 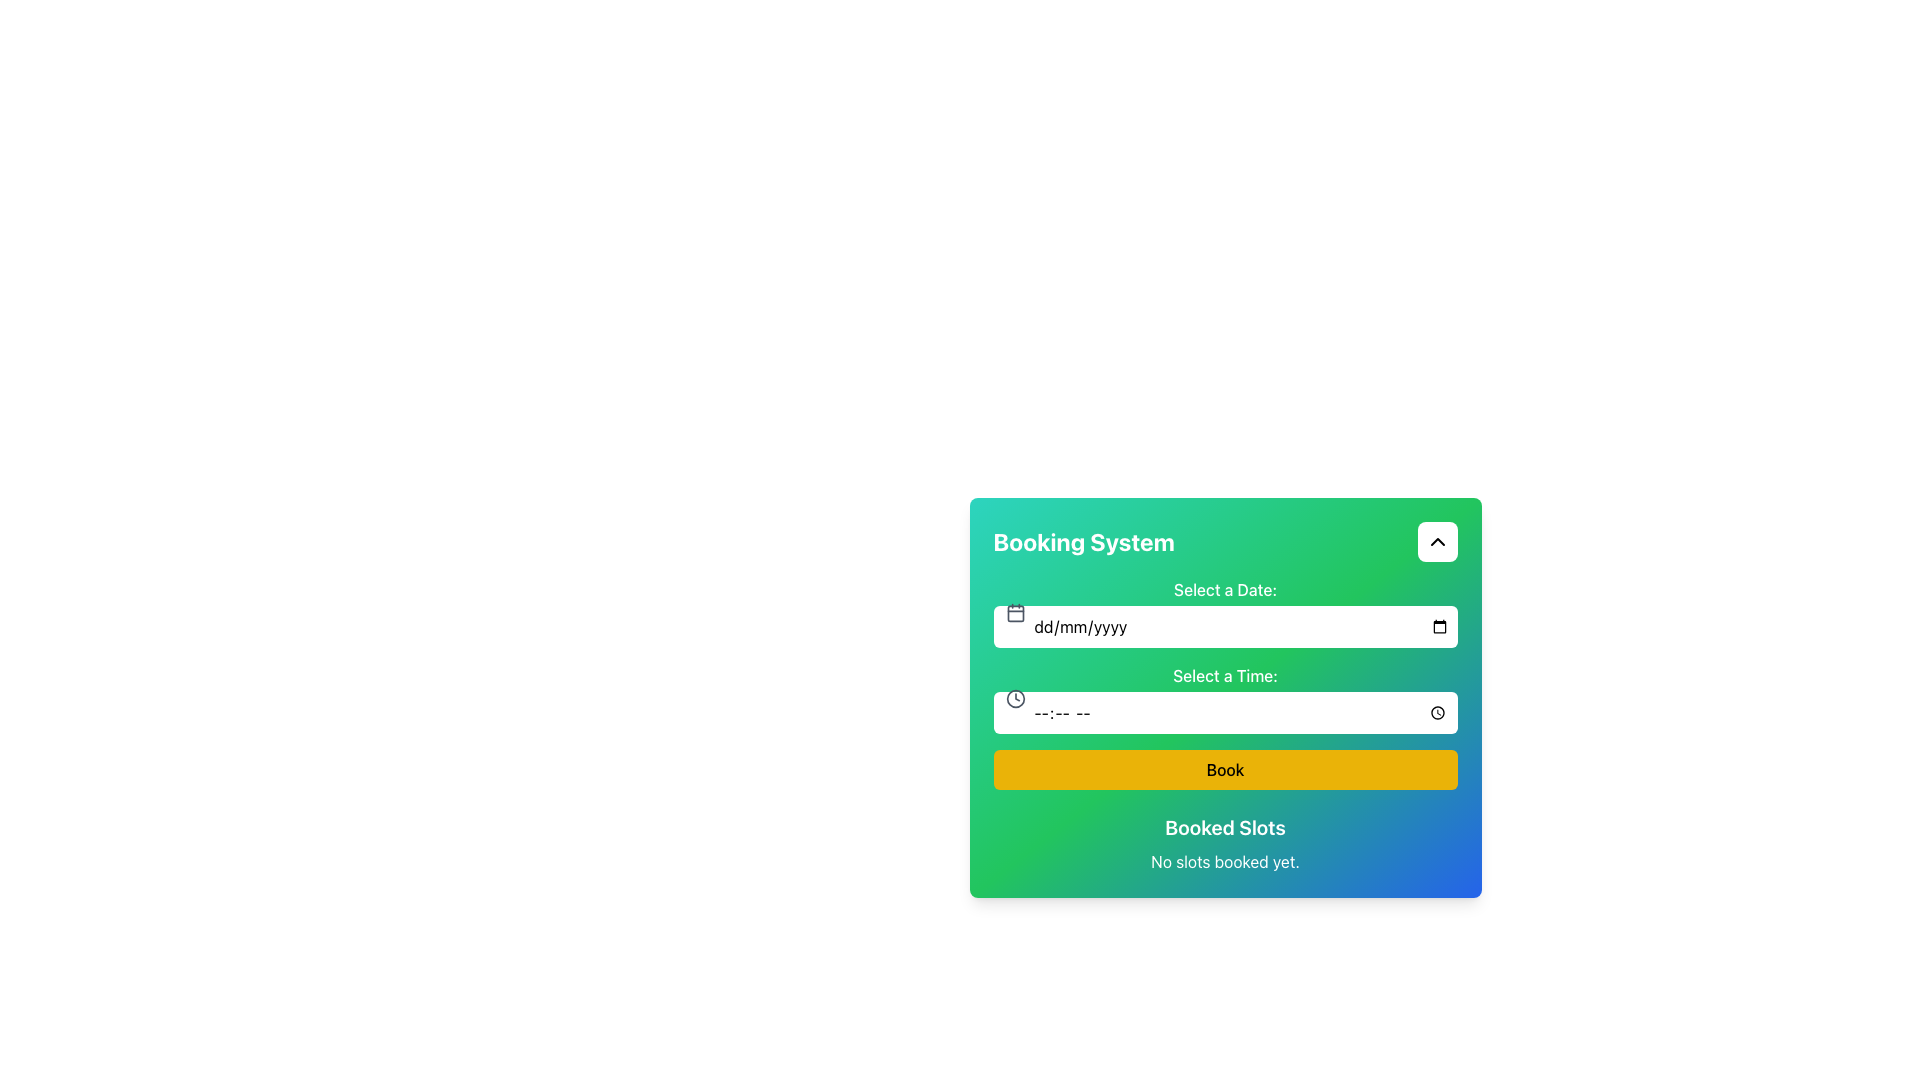 What do you see at coordinates (1224, 828) in the screenshot?
I see `the header text label in the 'Booked Slots' section that introduces the information about booked slots, positioned above the text 'No slots booked yet.'` at bounding box center [1224, 828].